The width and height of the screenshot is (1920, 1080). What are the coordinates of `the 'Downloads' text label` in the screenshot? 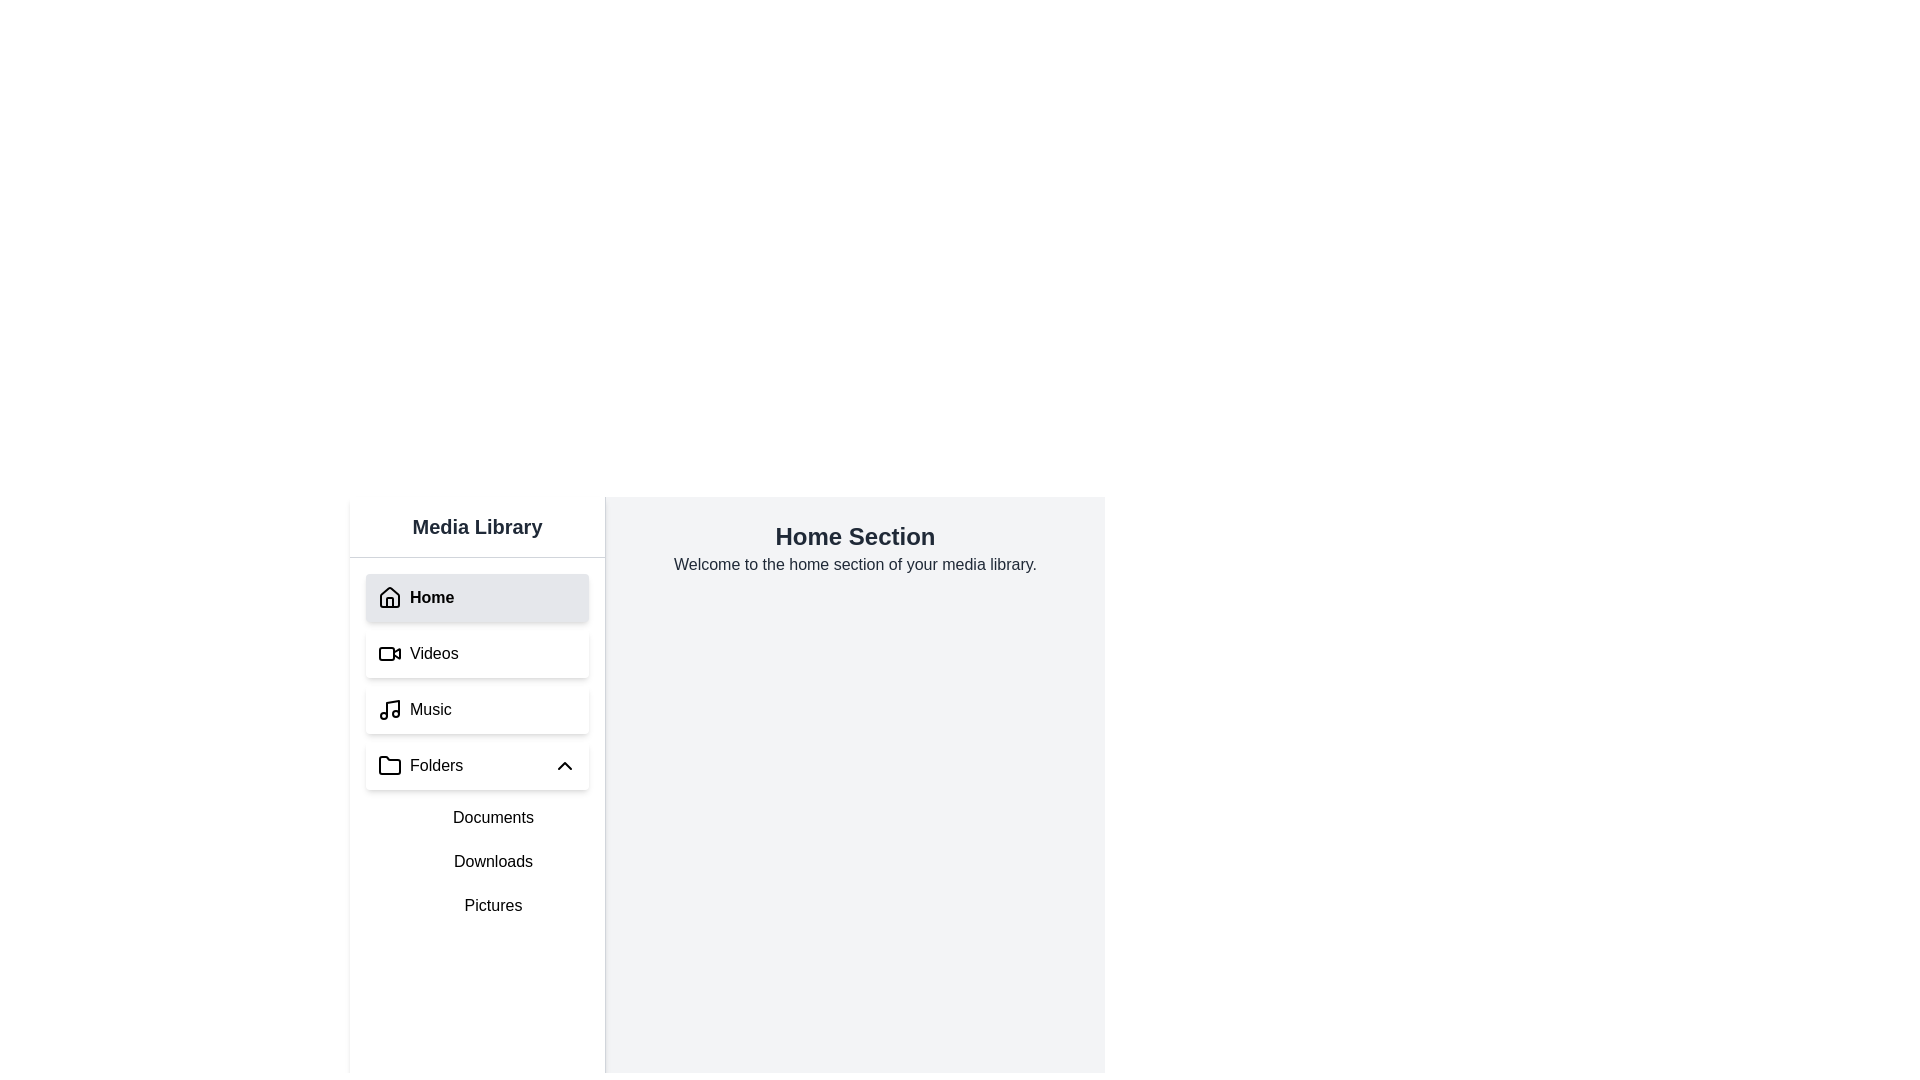 It's located at (493, 860).